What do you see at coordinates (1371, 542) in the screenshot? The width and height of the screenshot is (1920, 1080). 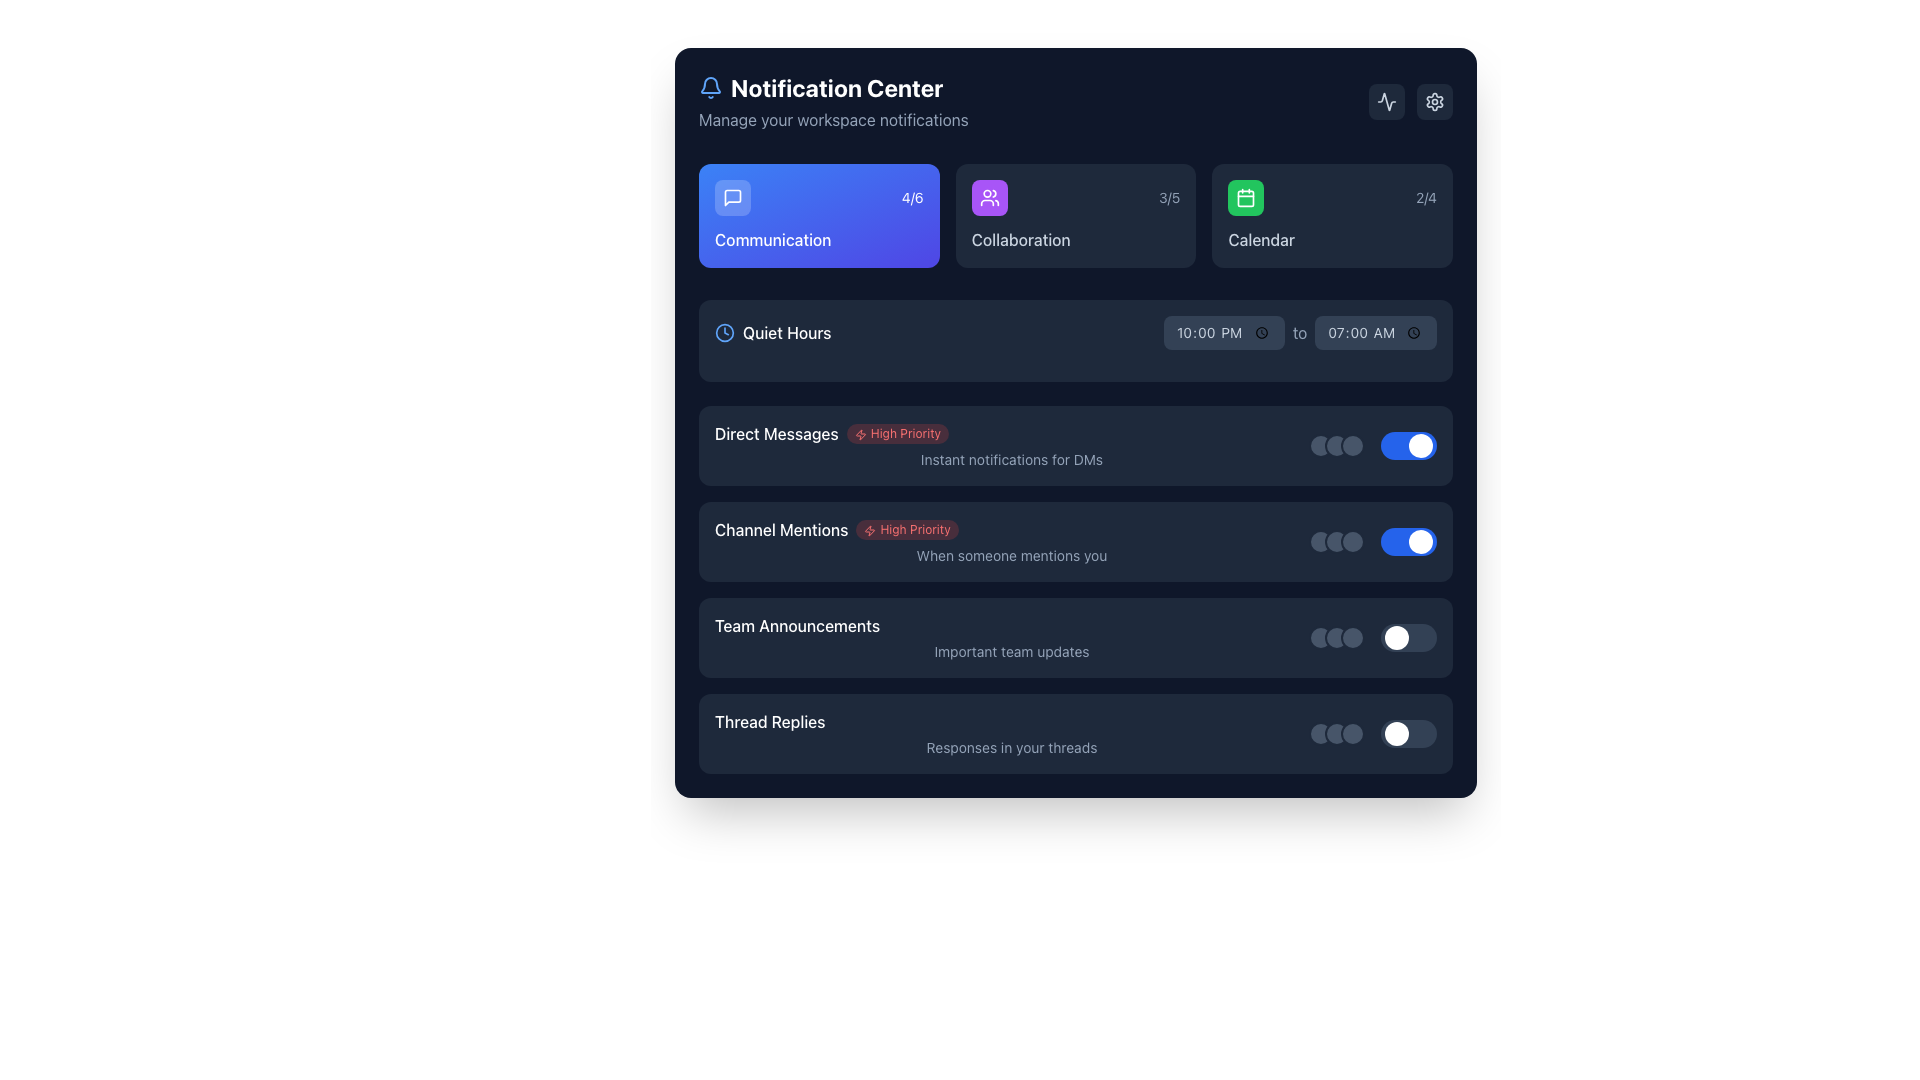 I see `the blue toggle switch in the 'Channel Mentions' section` at bounding box center [1371, 542].